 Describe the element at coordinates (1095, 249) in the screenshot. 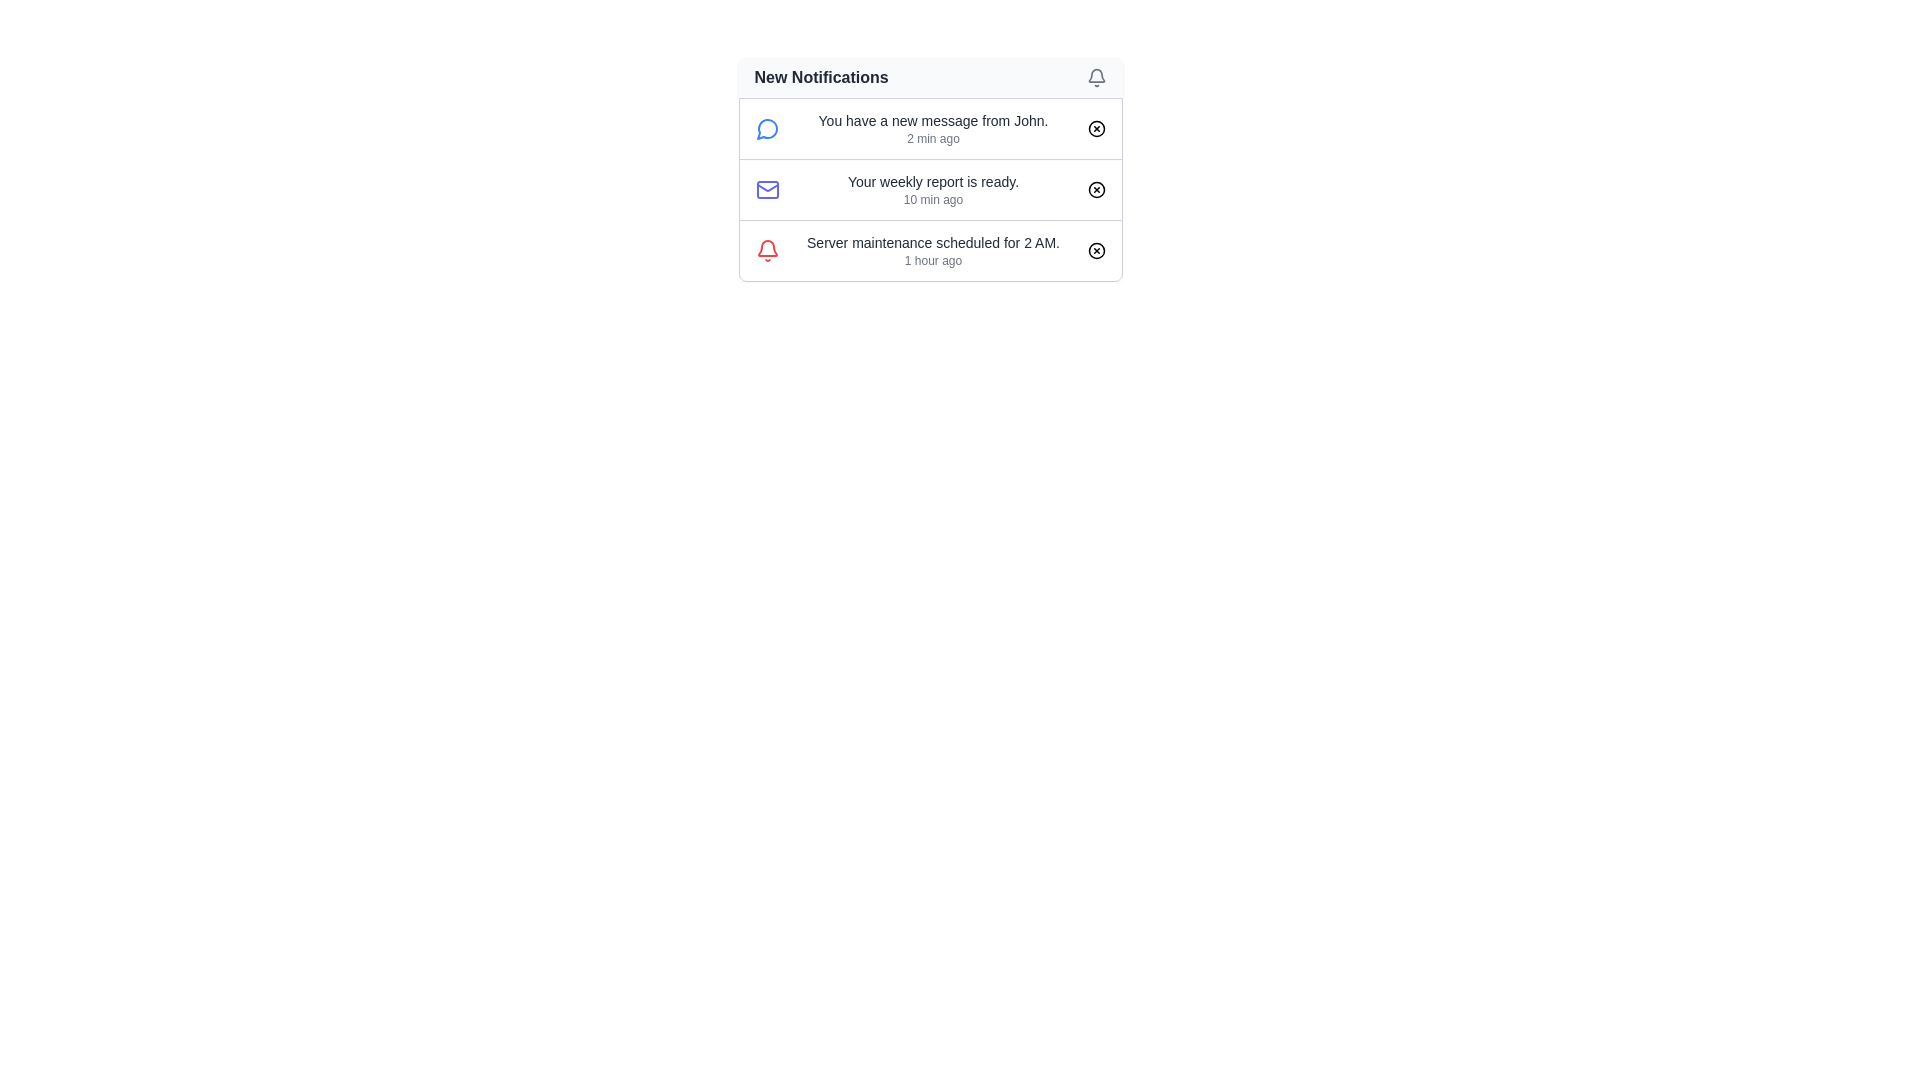

I see `the SVG circle that signifies the close button for the third notification item, which relates to 'Server maintenance scheduled for 2 AM'` at that location.